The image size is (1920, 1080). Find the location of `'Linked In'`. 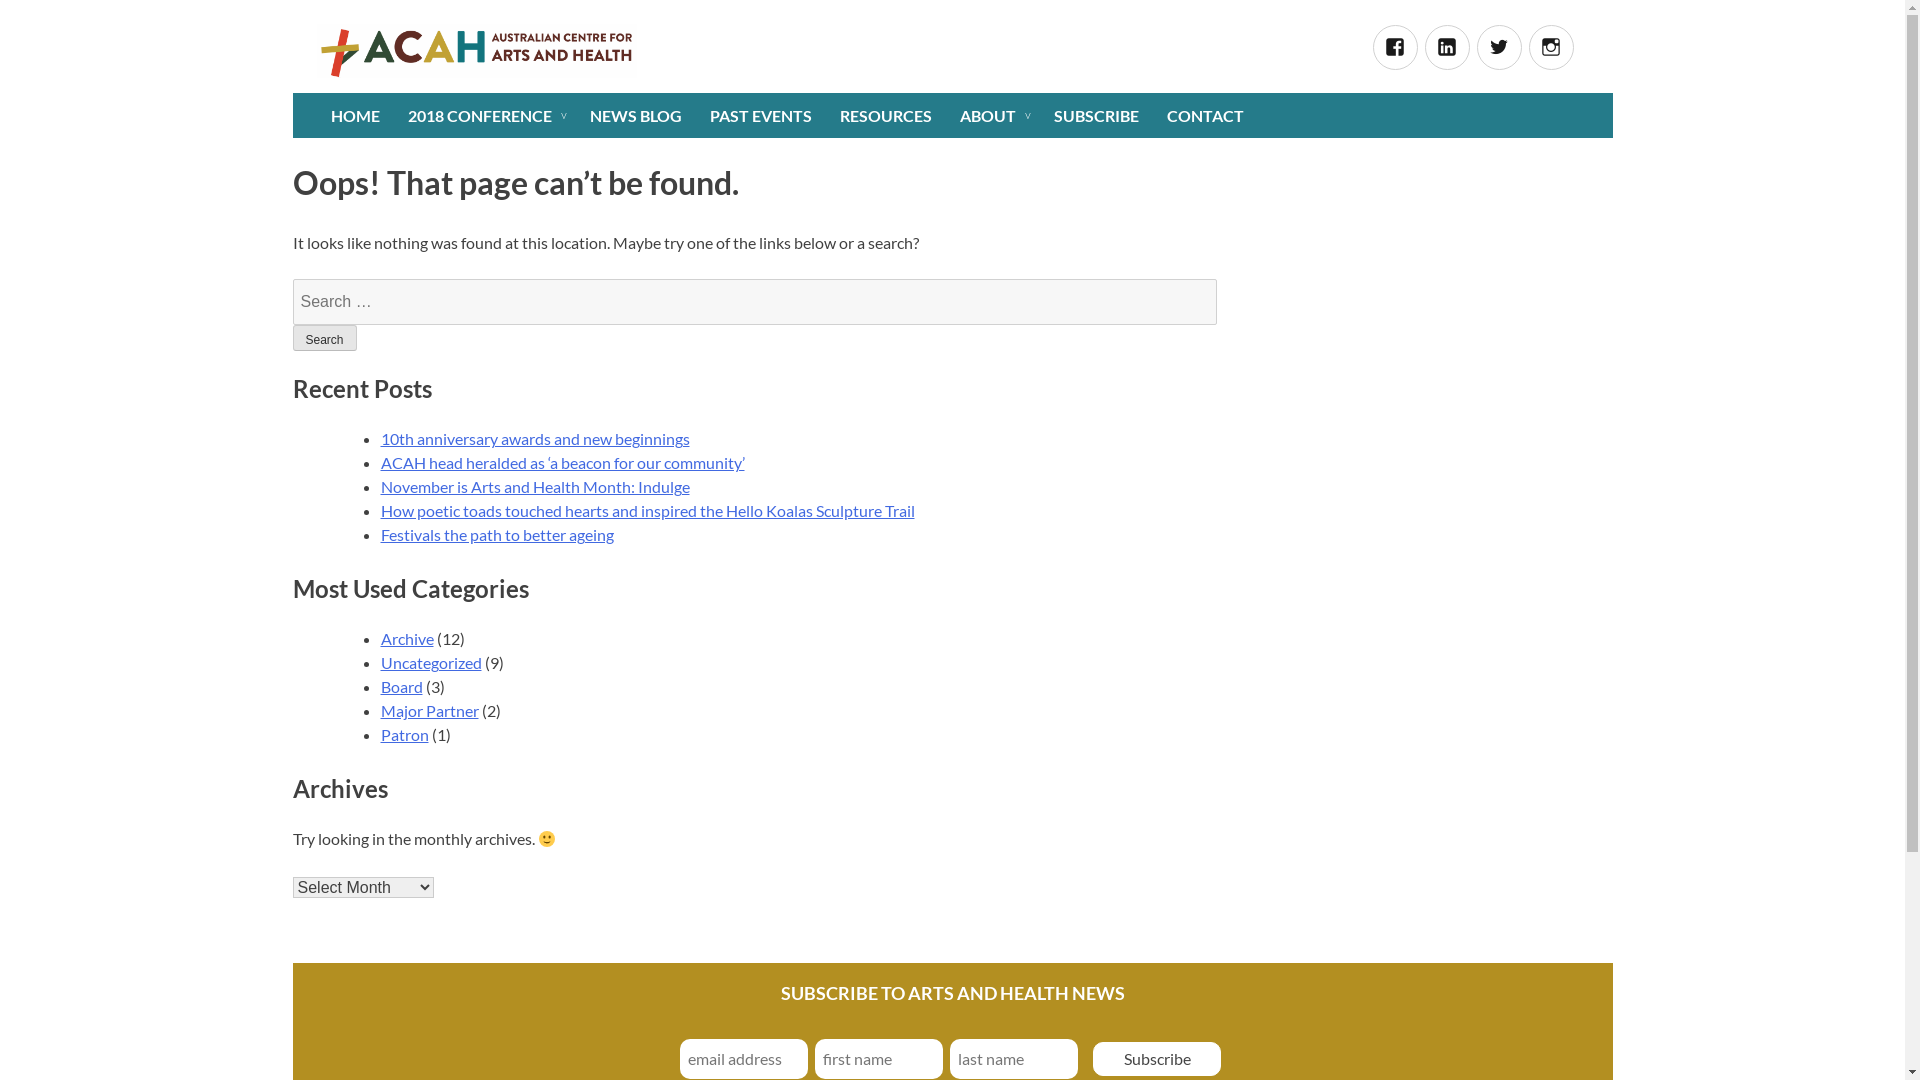

'Linked In' is located at coordinates (1423, 46).